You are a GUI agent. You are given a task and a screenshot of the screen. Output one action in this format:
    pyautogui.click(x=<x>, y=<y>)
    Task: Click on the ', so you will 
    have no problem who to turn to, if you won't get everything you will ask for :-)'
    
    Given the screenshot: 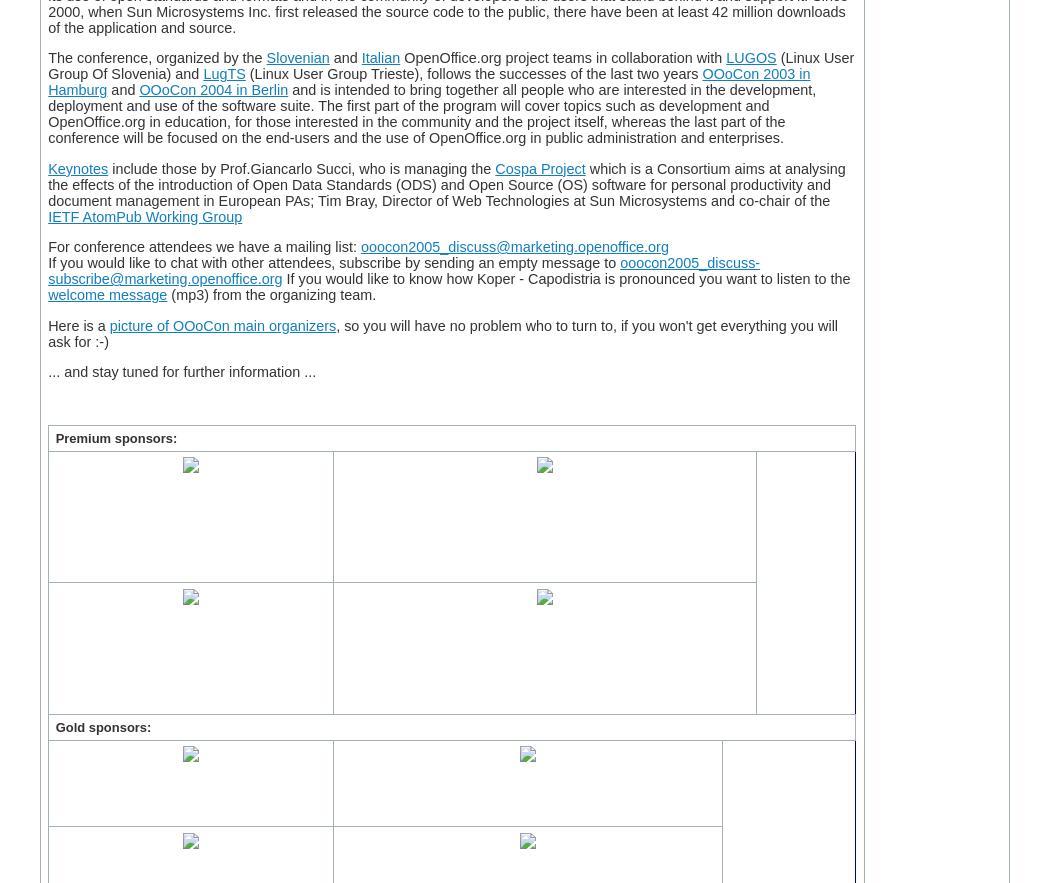 What is the action you would take?
    pyautogui.click(x=441, y=331)
    